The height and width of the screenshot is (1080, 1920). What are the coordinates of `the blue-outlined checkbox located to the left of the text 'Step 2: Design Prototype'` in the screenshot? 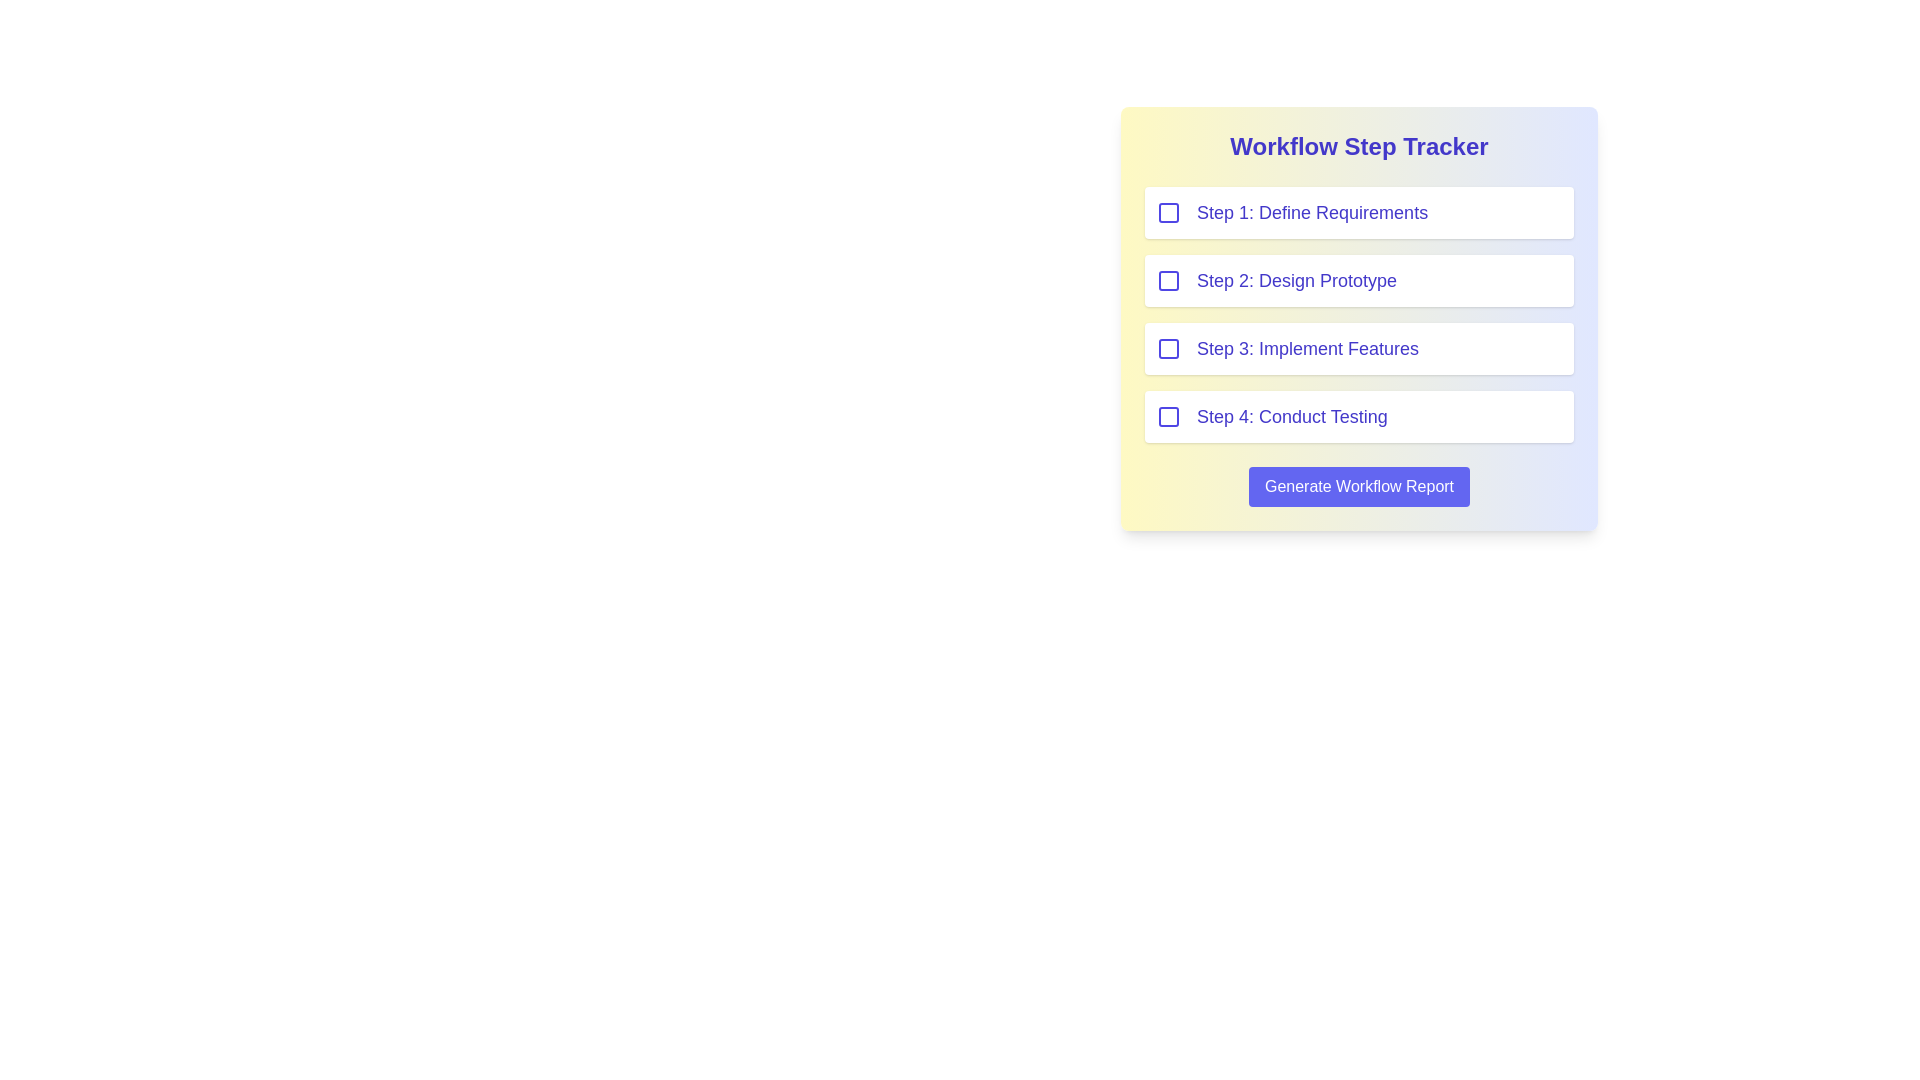 It's located at (1169, 281).